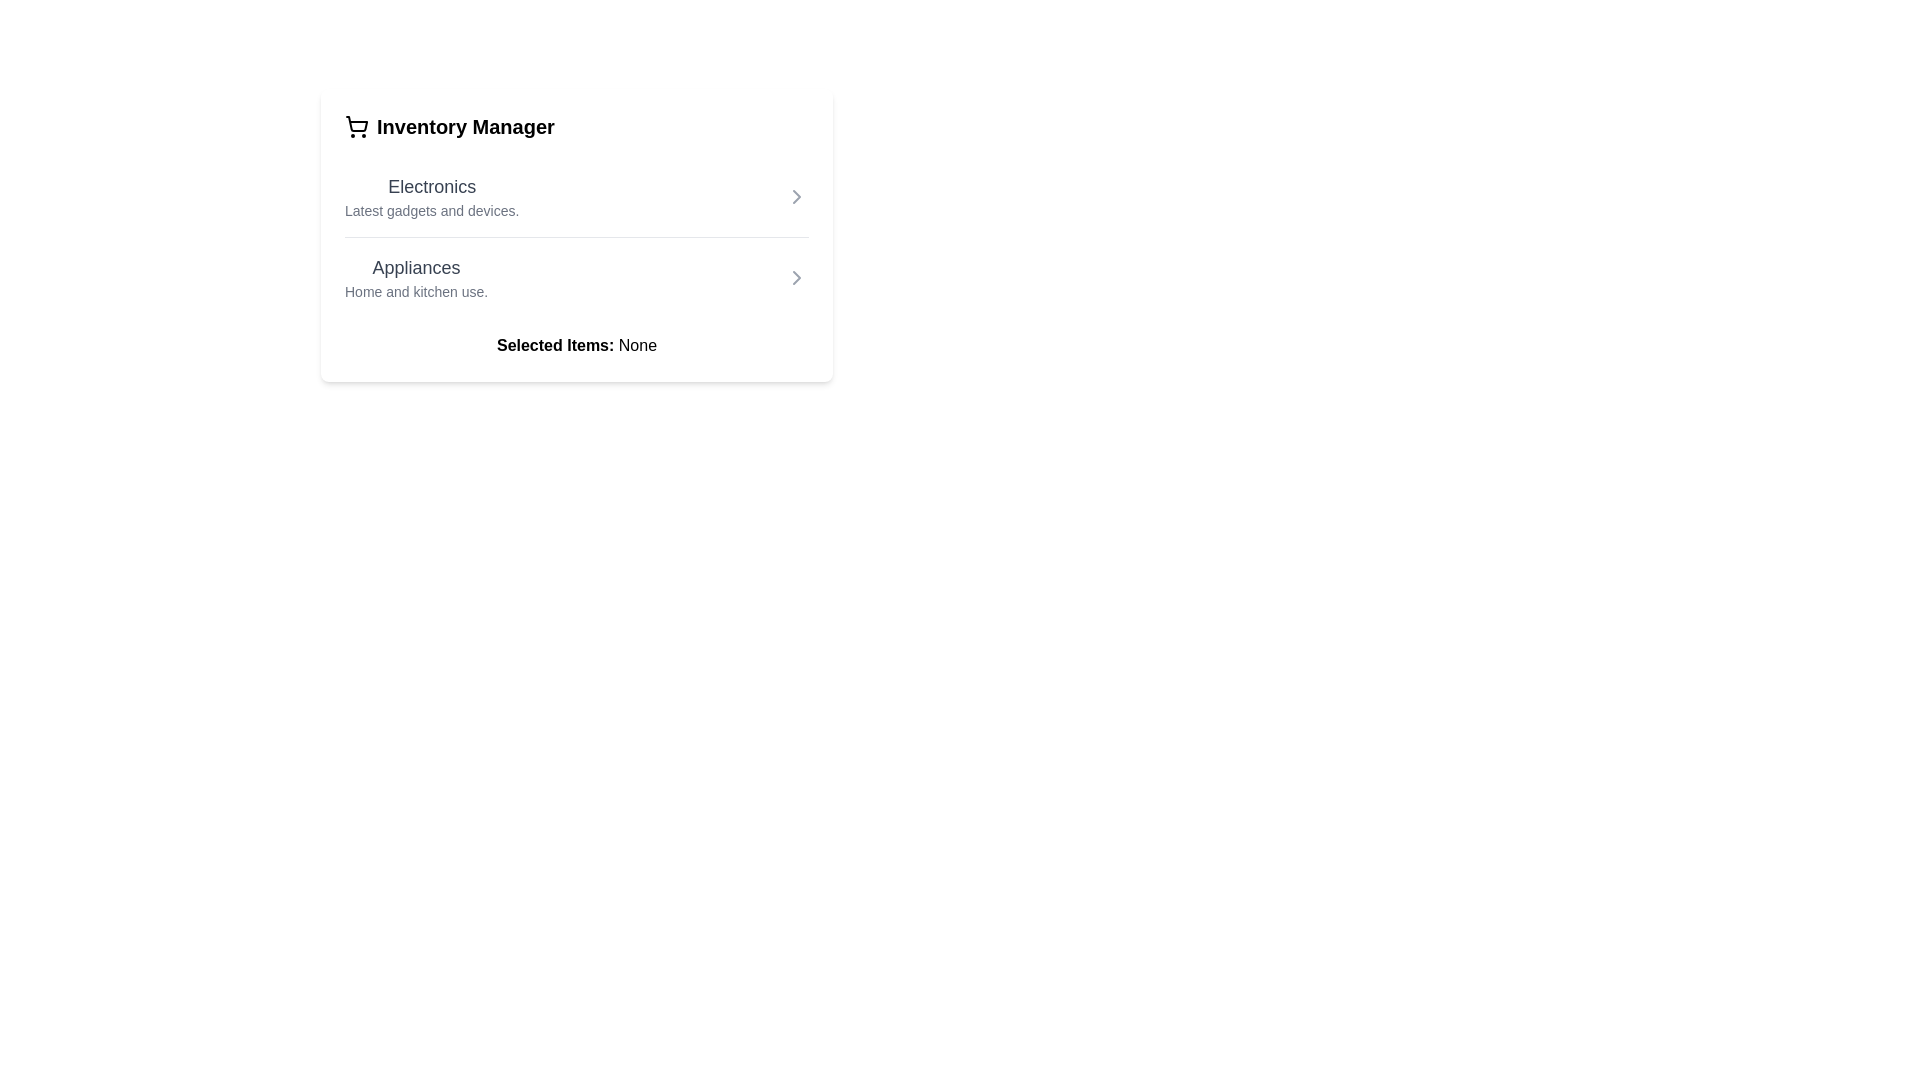 The image size is (1920, 1080). What do you see at coordinates (431, 211) in the screenshot?
I see `the text label reading 'Latest gadgets and devices.' which is styled in a smaller font size and lighter gray color, positioned directly beneath the 'Electronics' header` at bounding box center [431, 211].